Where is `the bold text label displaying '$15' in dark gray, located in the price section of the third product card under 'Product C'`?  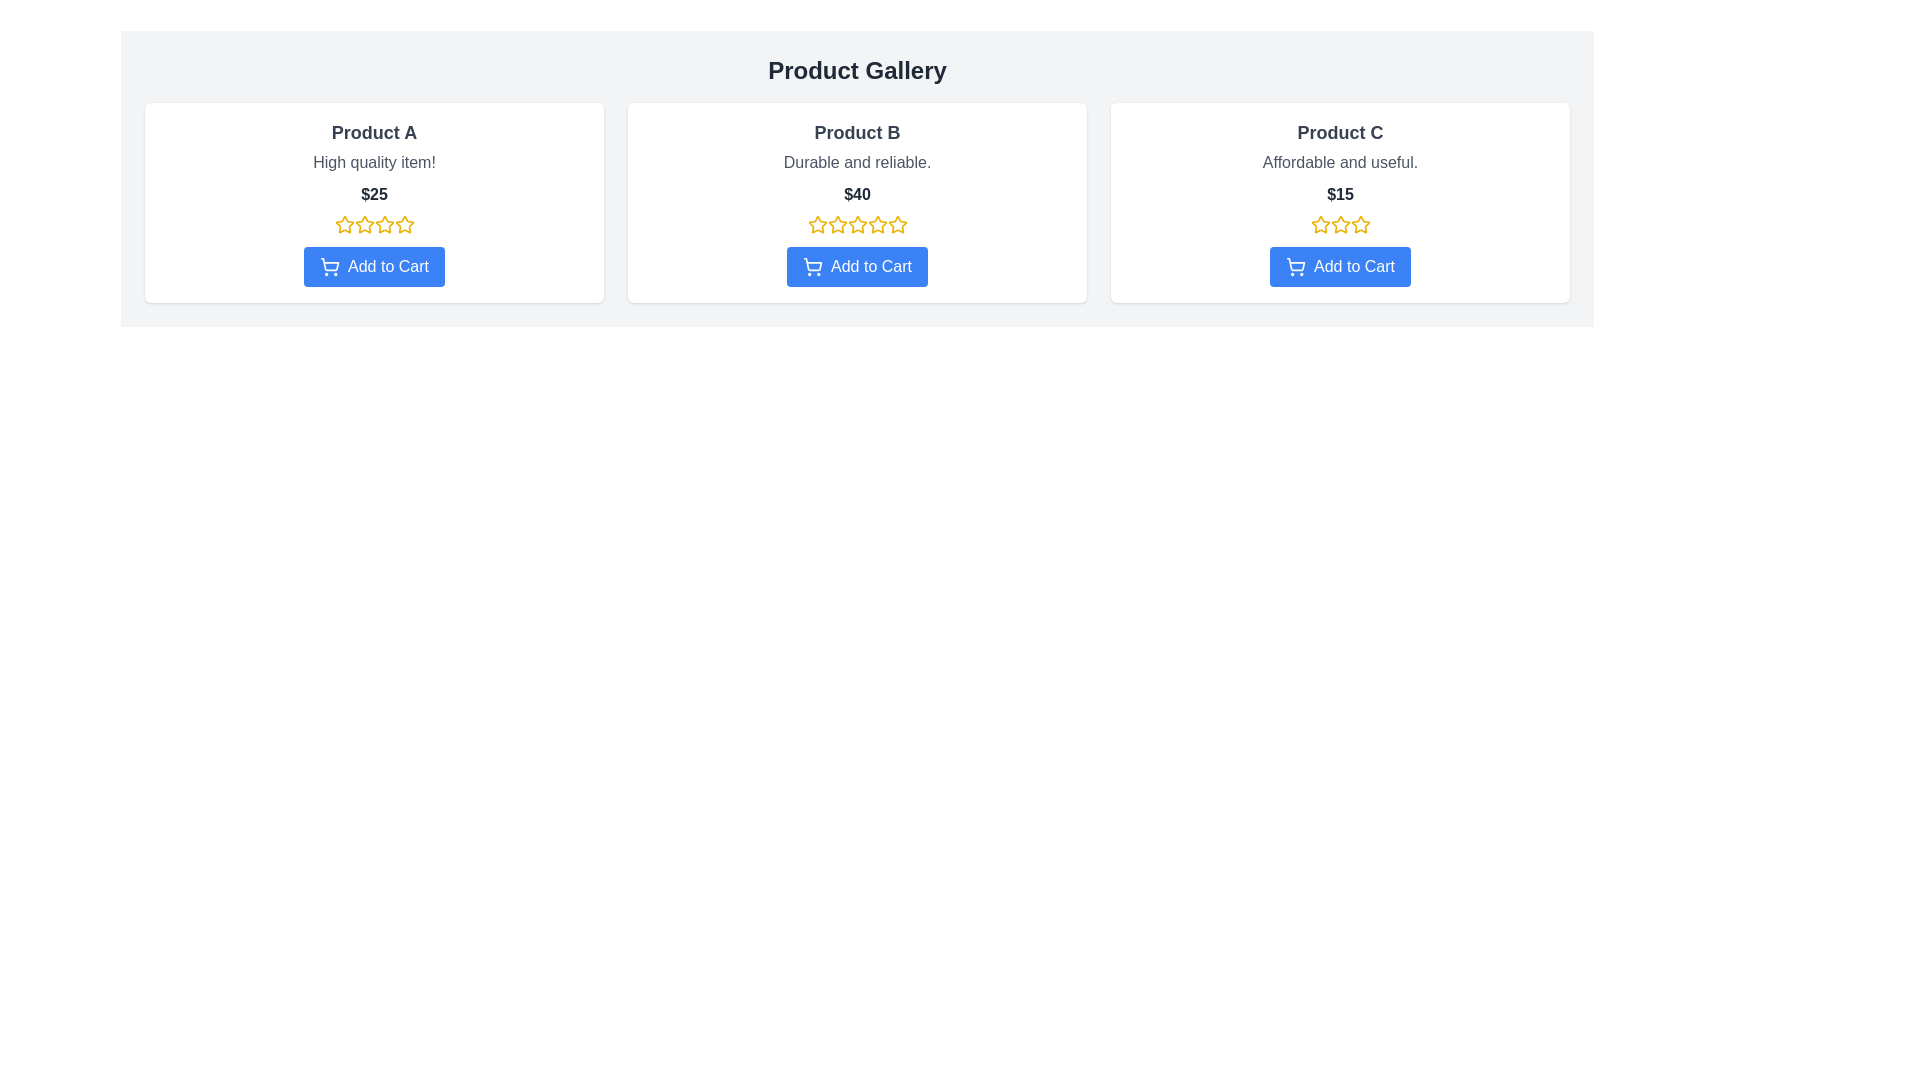 the bold text label displaying '$15' in dark gray, located in the price section of the third product card under 'Product C' is located at coordinates (1340, 195).